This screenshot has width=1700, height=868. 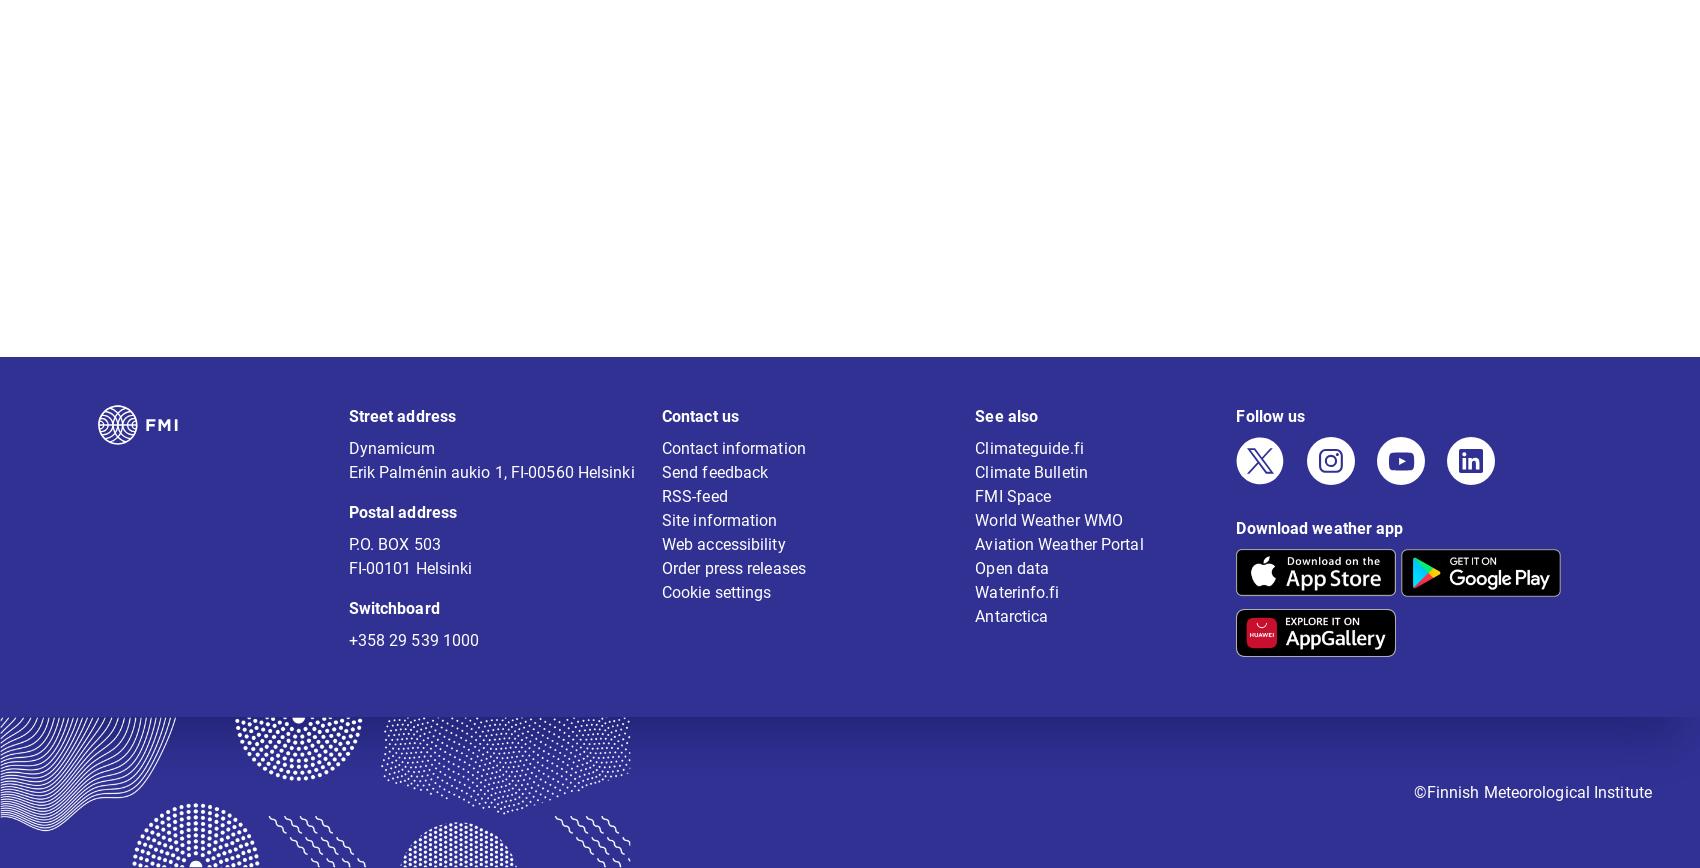 What do you see at coordinates (490, 485) in the screenshot?
I see `'Erik Palménin aukio 1, FI-00560 Helsinki'` at bounding box center [490, 485].